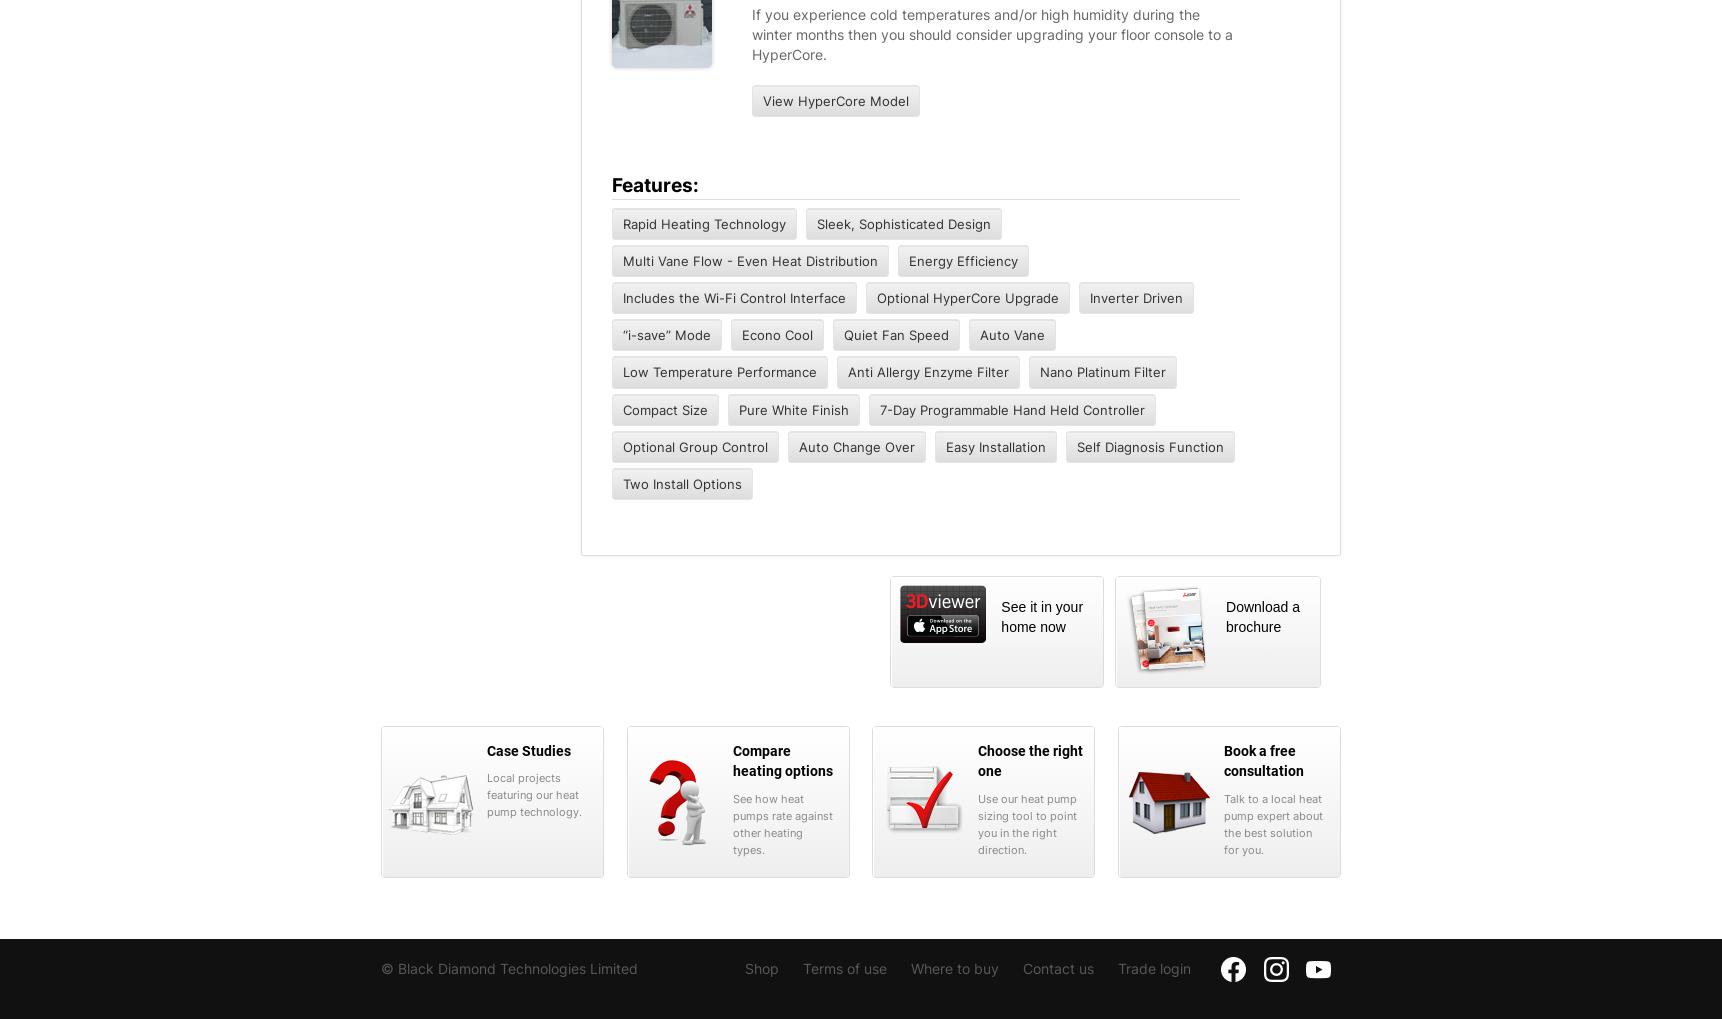 This screenshot has height=1019, width=1722. I want to click on '“i-save” Mode', so click(623, 335).